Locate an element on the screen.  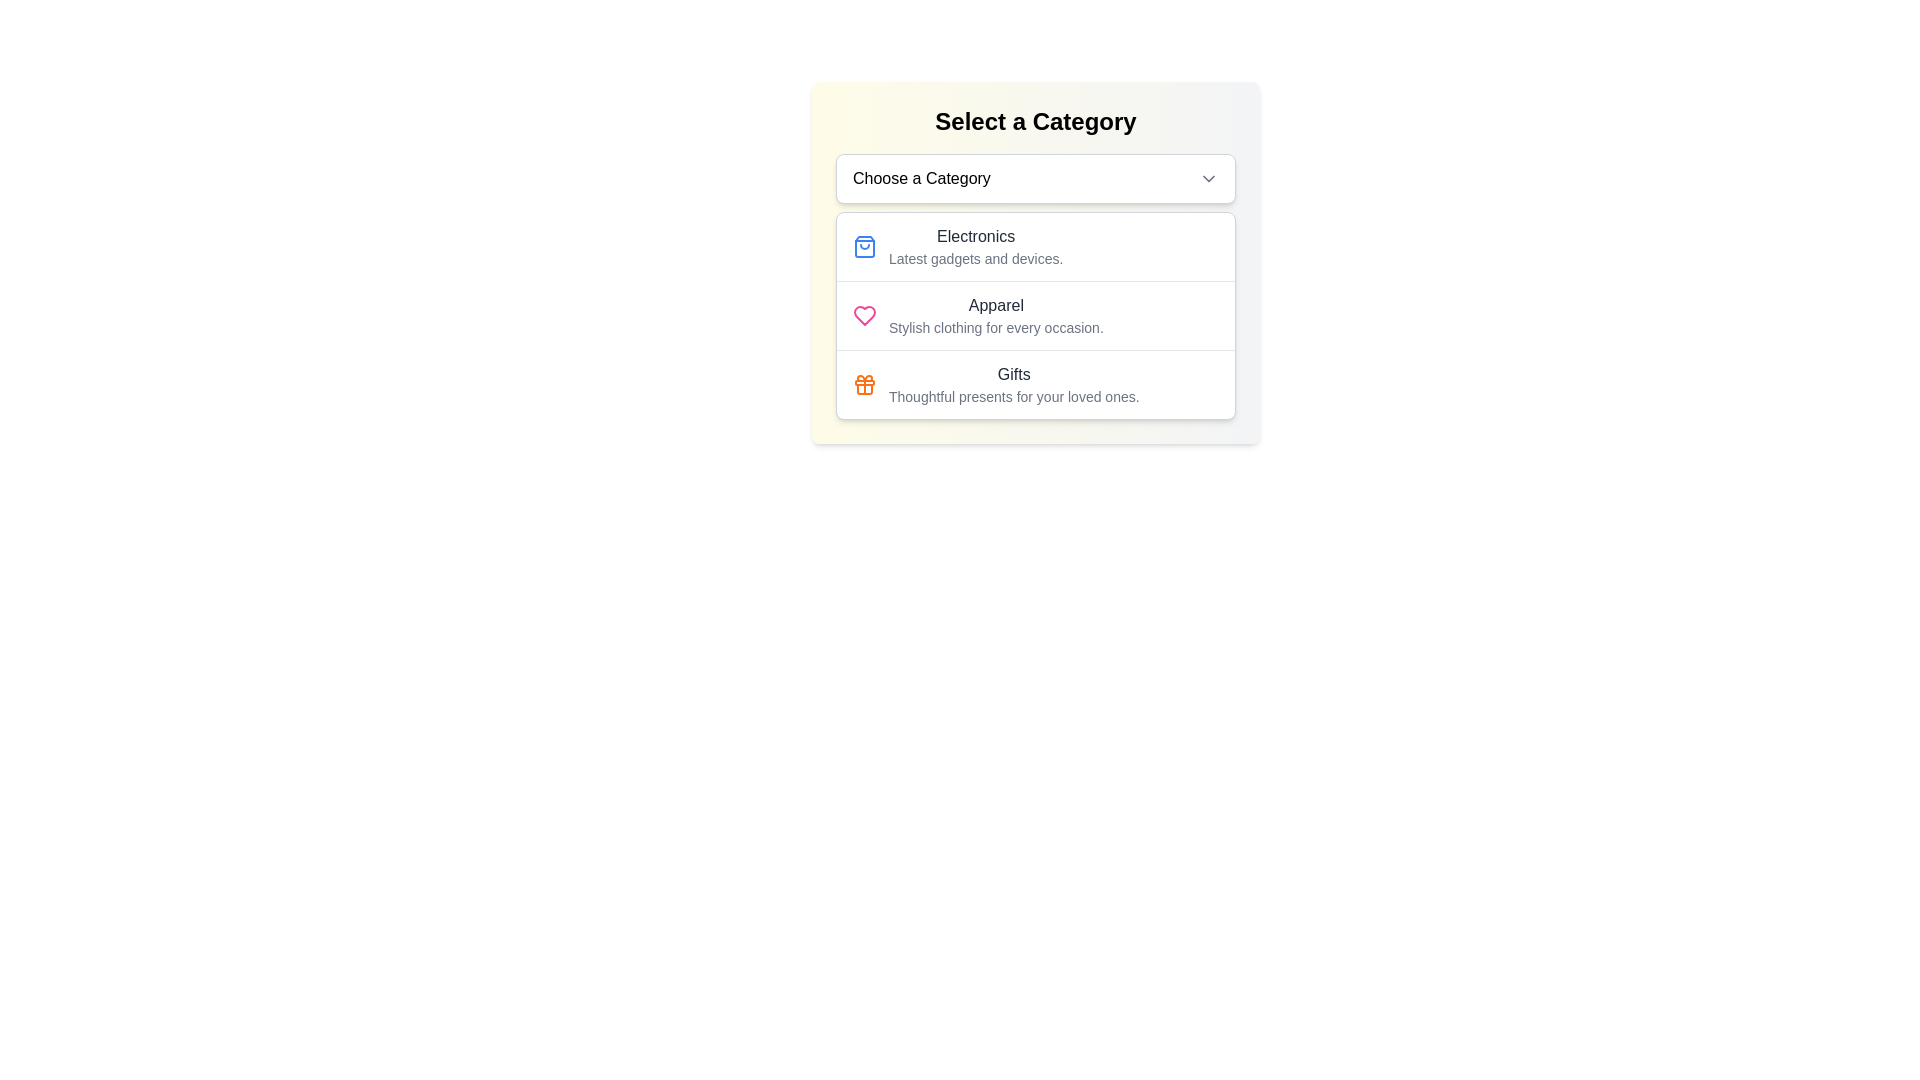
the 'Choose a Category' text label located centrally within the dropdown component at the top of the category selection card is located at coordinates (920, 177).